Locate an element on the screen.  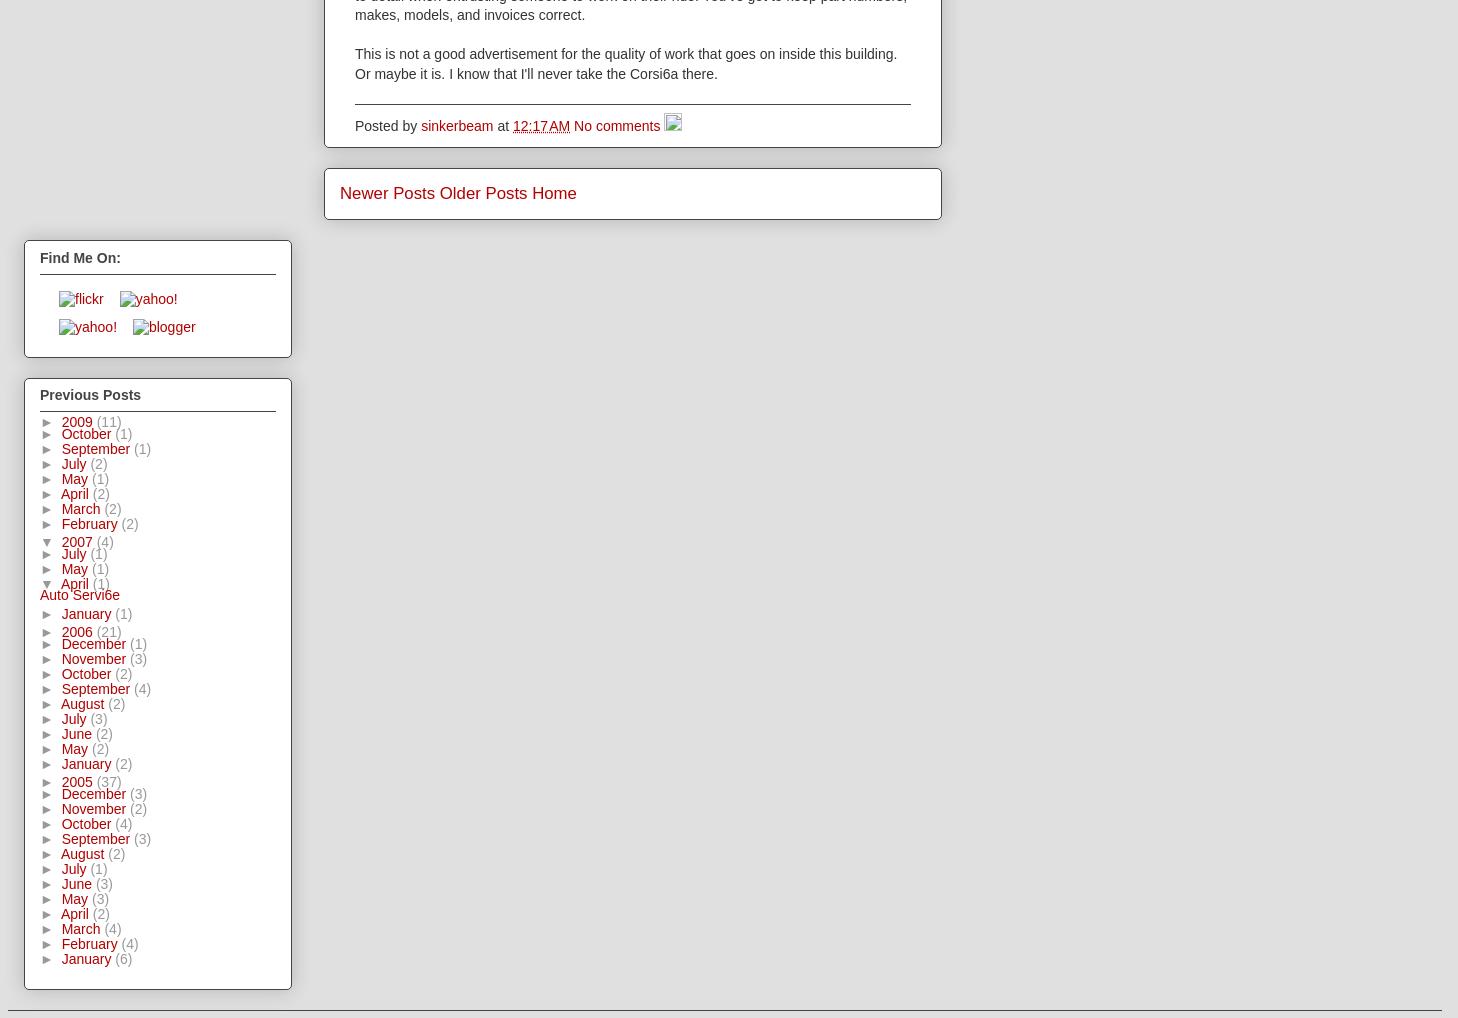
'(37)' is located at coordinates (107, 782).